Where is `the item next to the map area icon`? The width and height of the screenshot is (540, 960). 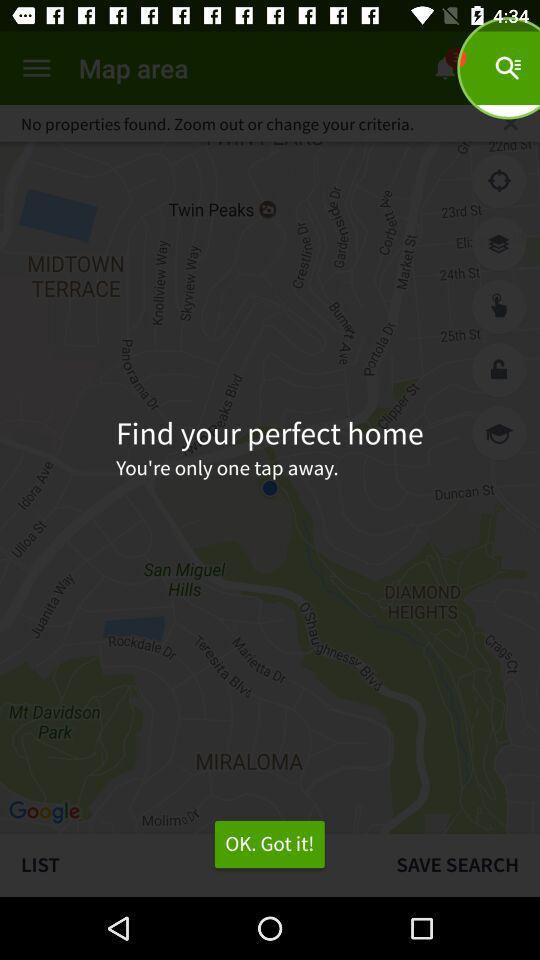 the item next to the map area icon is located at coordinates (36, 68).